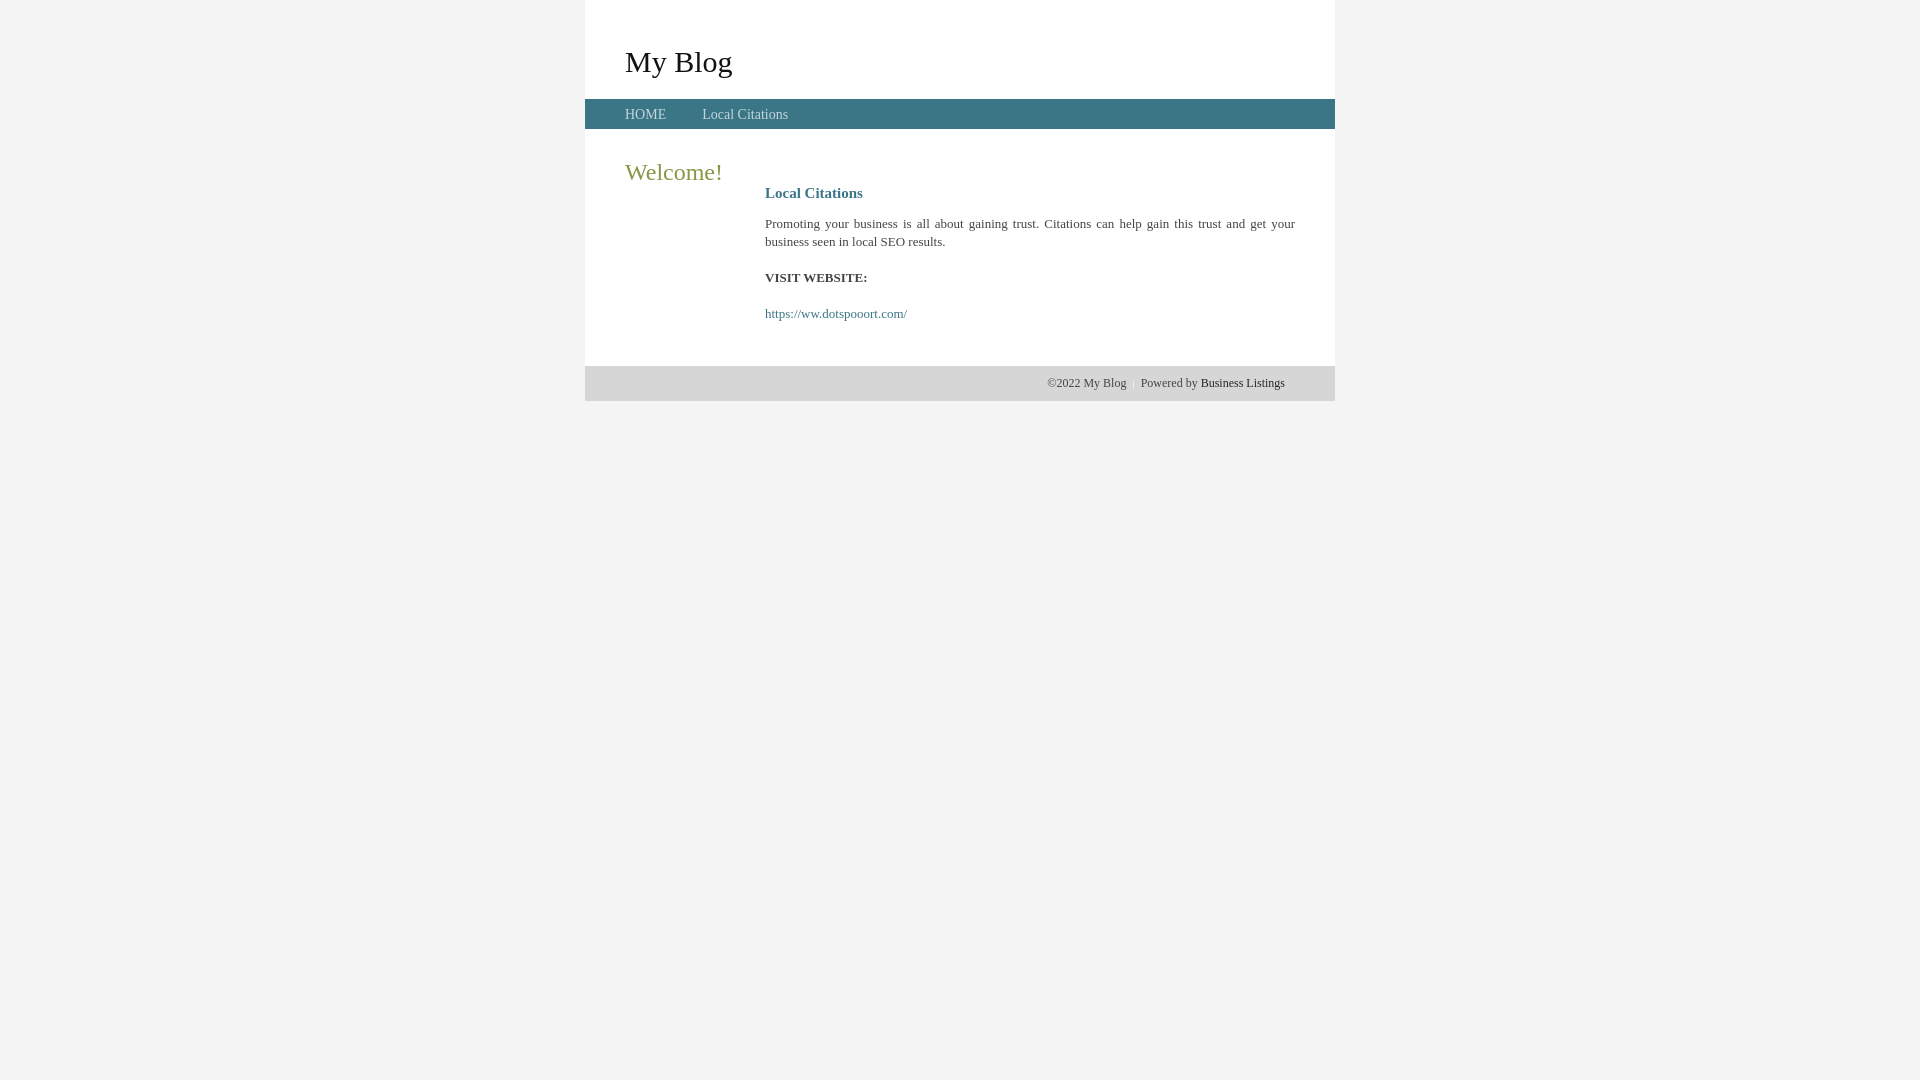 This screenshot has width=1920, height=1080. What do you see at coordinates (763, 313) in the screenshot?
I see `'https://ww.dotspooort.com/'` at bounding box center [763, 313].